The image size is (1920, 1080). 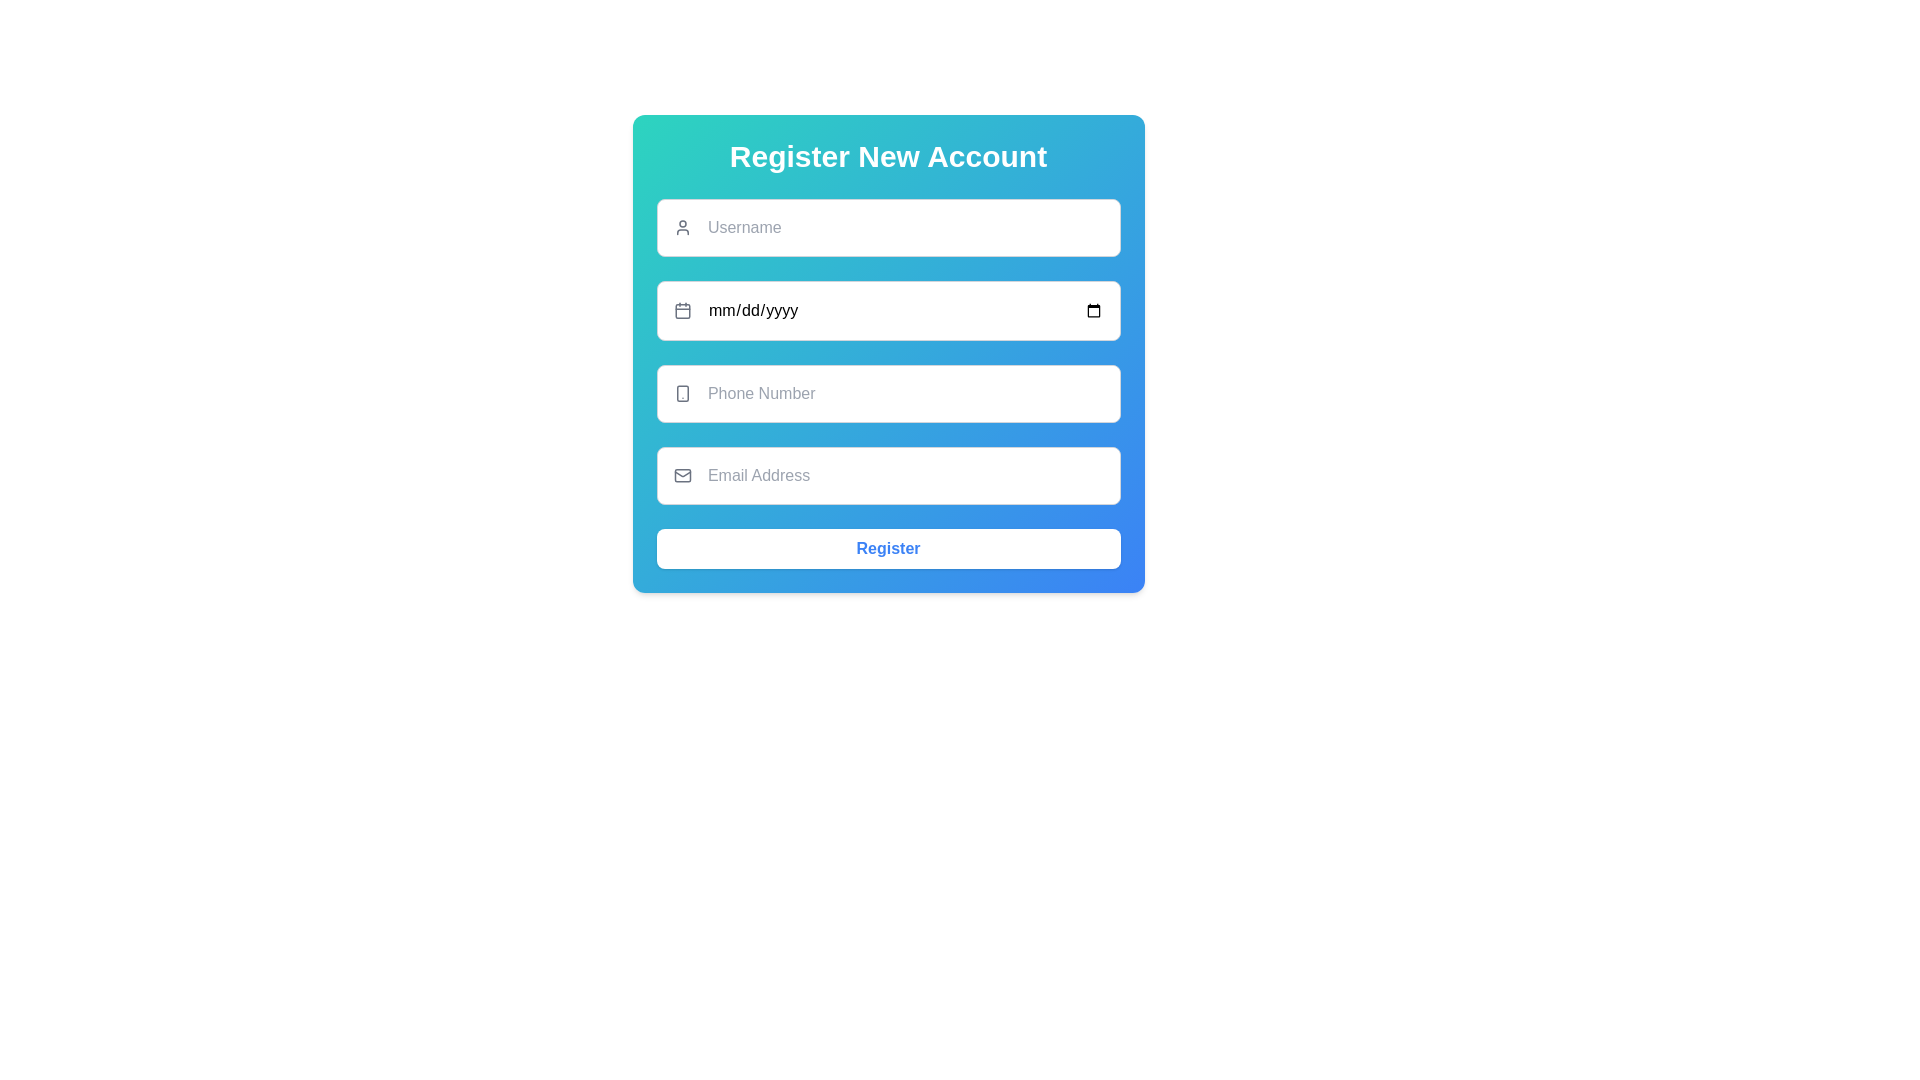 I want to click on the user-related information icon, which is positioned to the far left of the 'Username' input field, so click(x=682, y=226).